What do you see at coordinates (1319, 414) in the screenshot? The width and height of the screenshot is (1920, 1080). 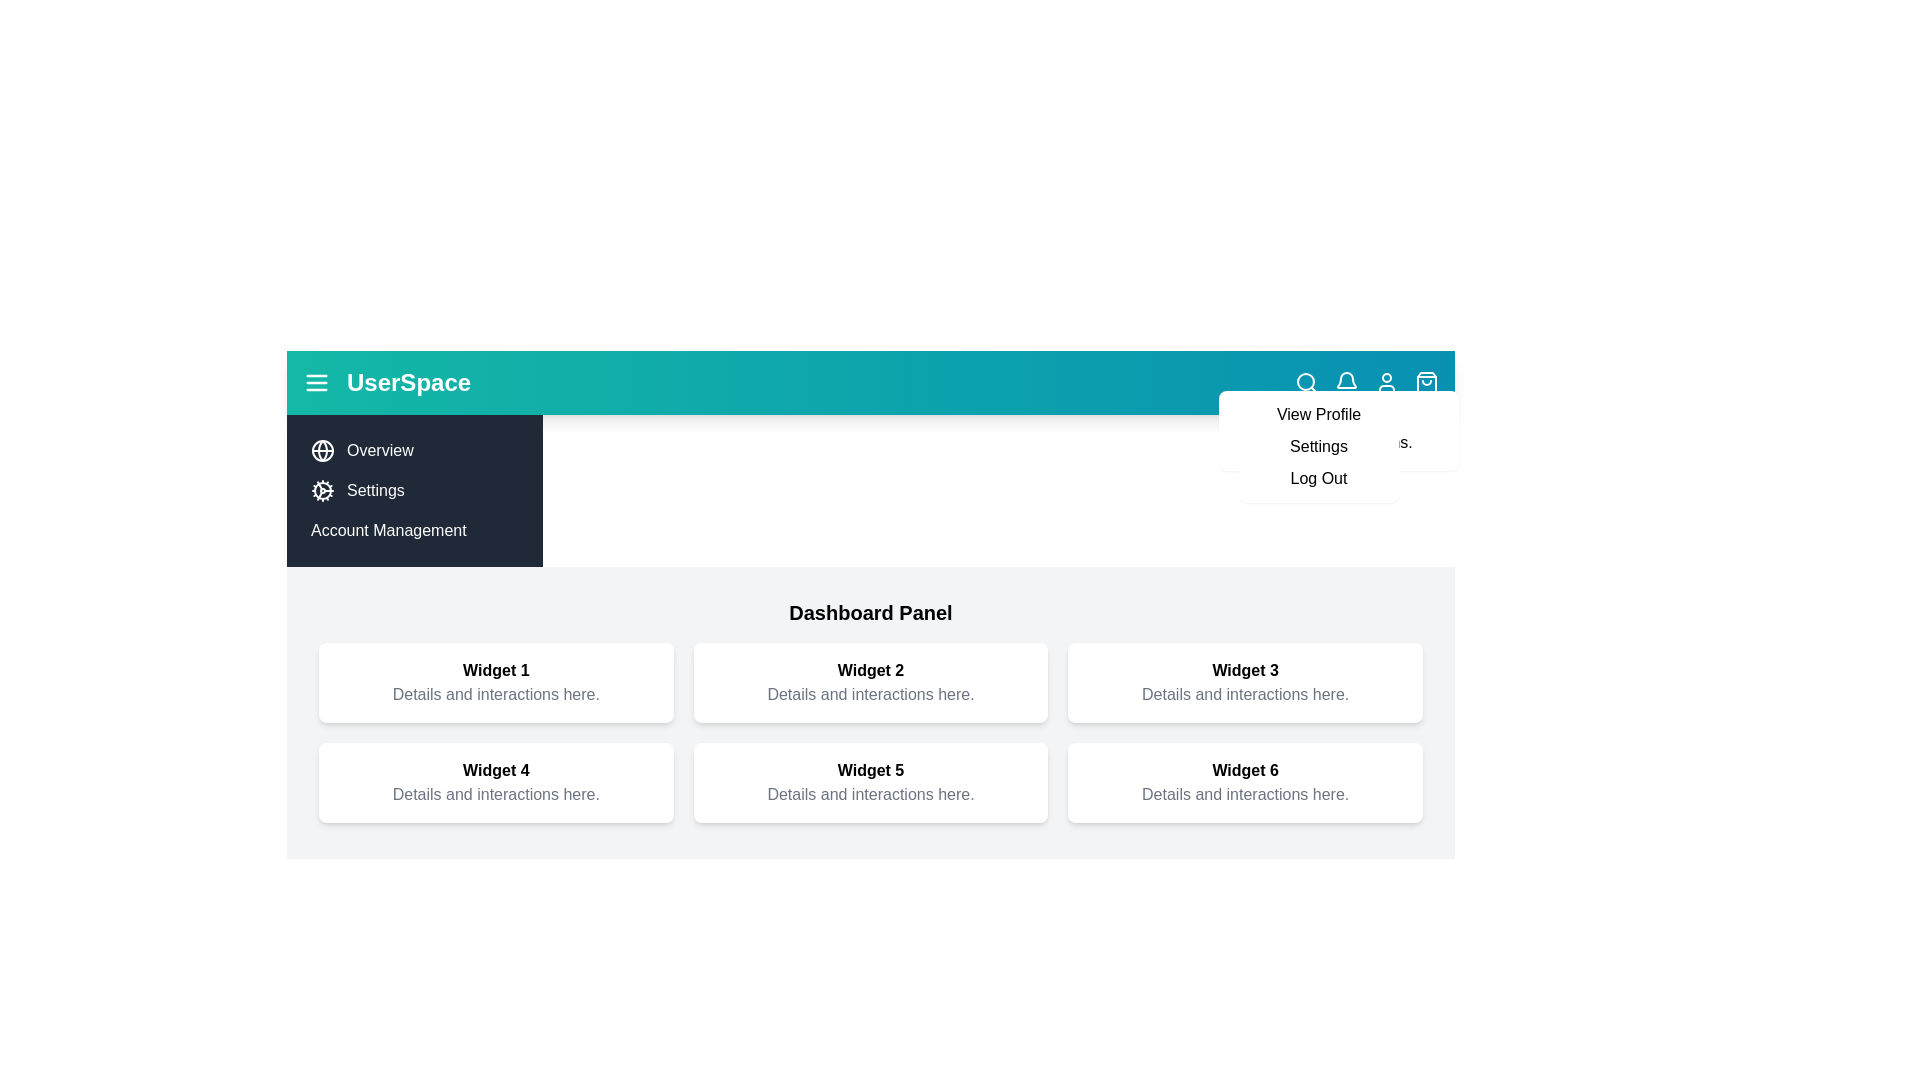 I see `the 'View Profile' text button in the dropdown menu` at bounding box center [1319, 414].